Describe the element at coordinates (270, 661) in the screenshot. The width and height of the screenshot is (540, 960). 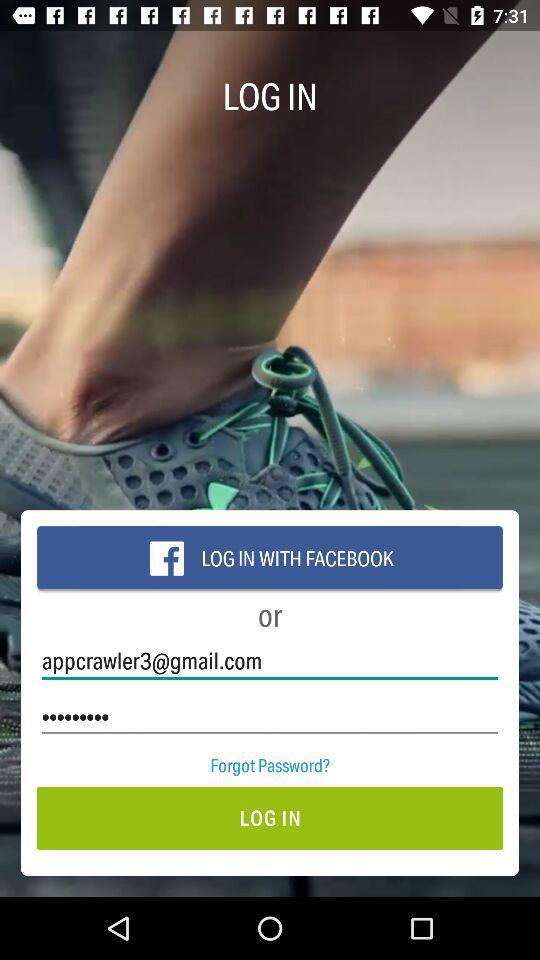
I see `appcrawler3@gmail.com item` at that location.